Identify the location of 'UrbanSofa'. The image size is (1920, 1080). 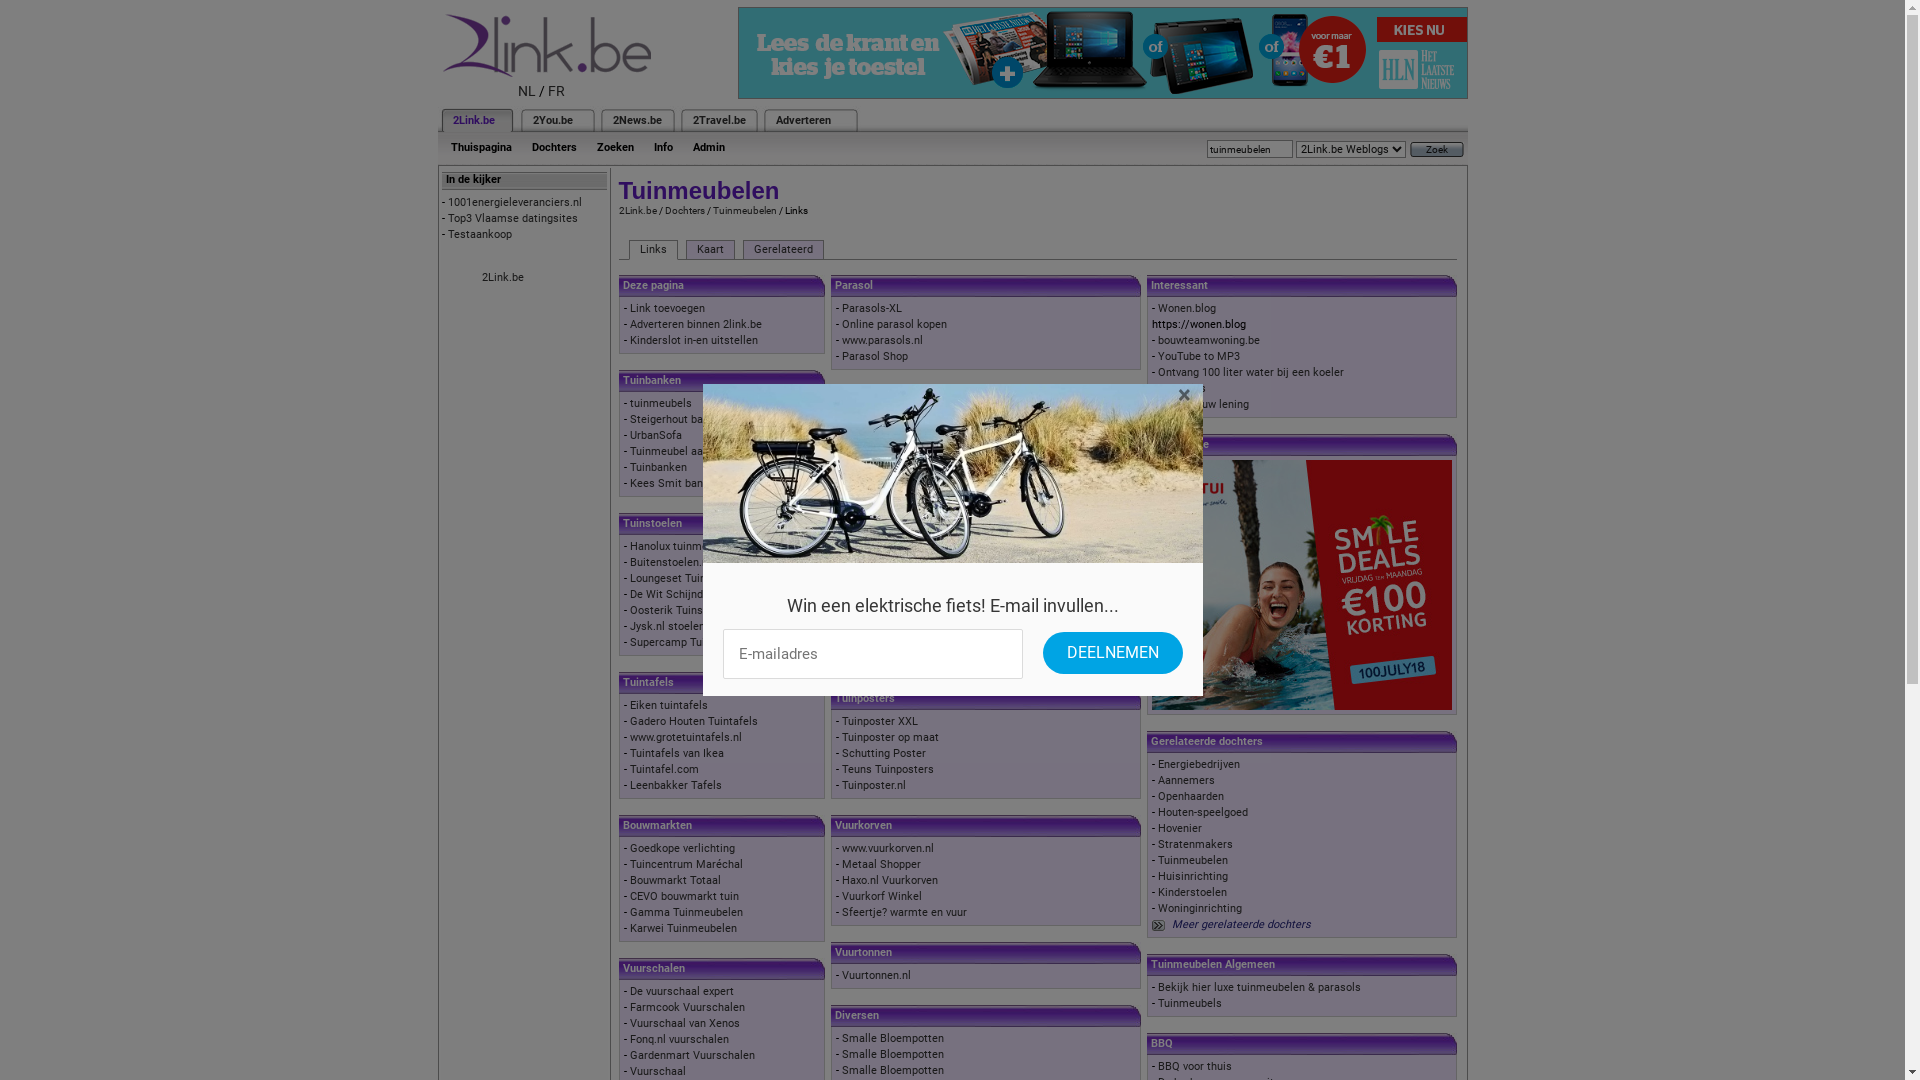
(656, 434).